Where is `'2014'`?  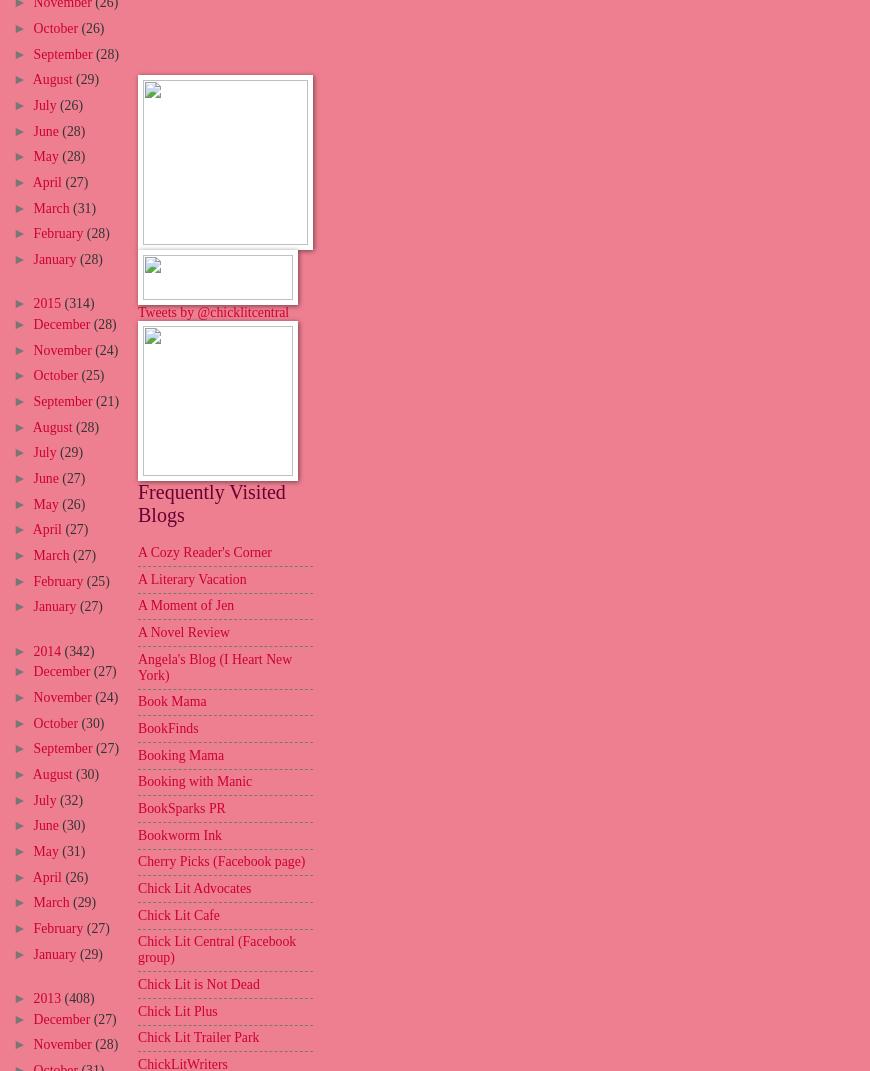
'2014' is located at coordinates (47, 649).